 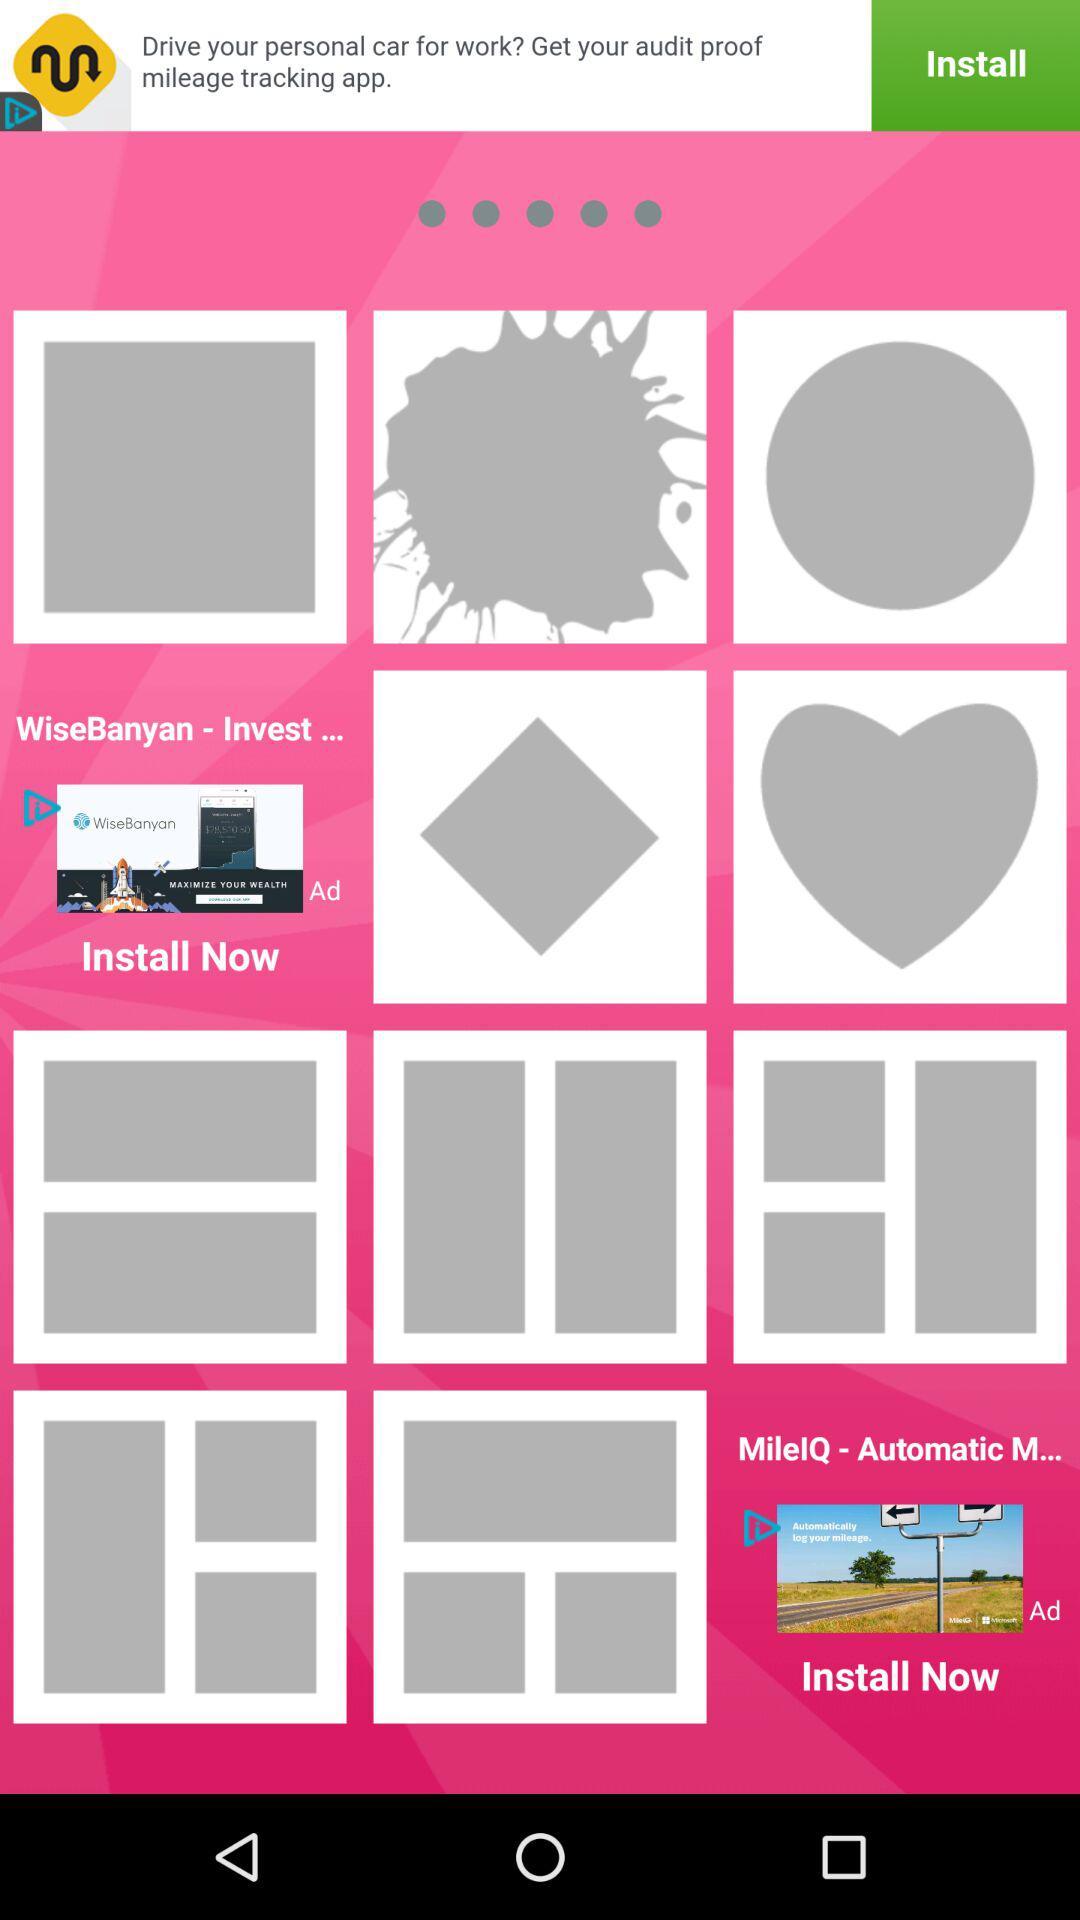 I want to click on make it diamond shaped, so click(x=540, y=836).